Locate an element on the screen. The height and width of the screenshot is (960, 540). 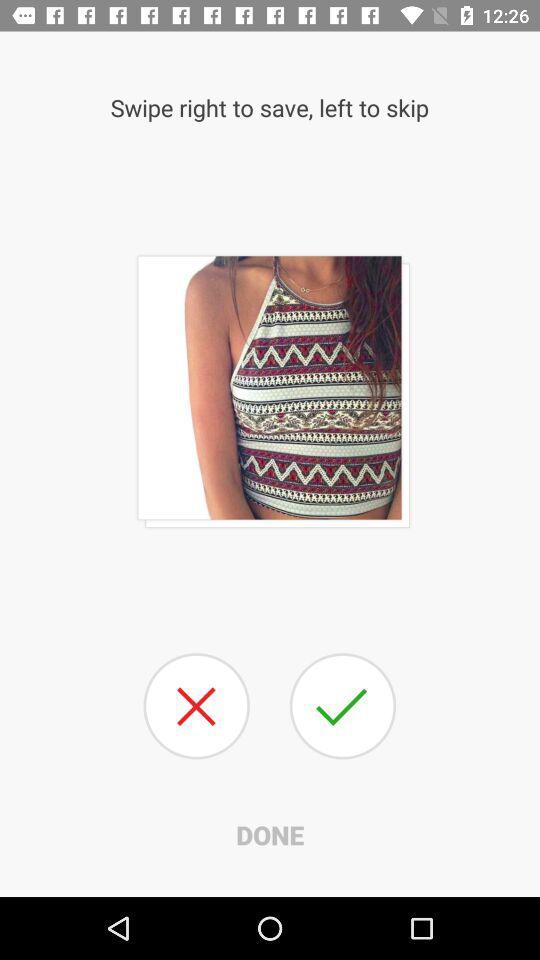
the close icon is located at coordinates (196, 706).